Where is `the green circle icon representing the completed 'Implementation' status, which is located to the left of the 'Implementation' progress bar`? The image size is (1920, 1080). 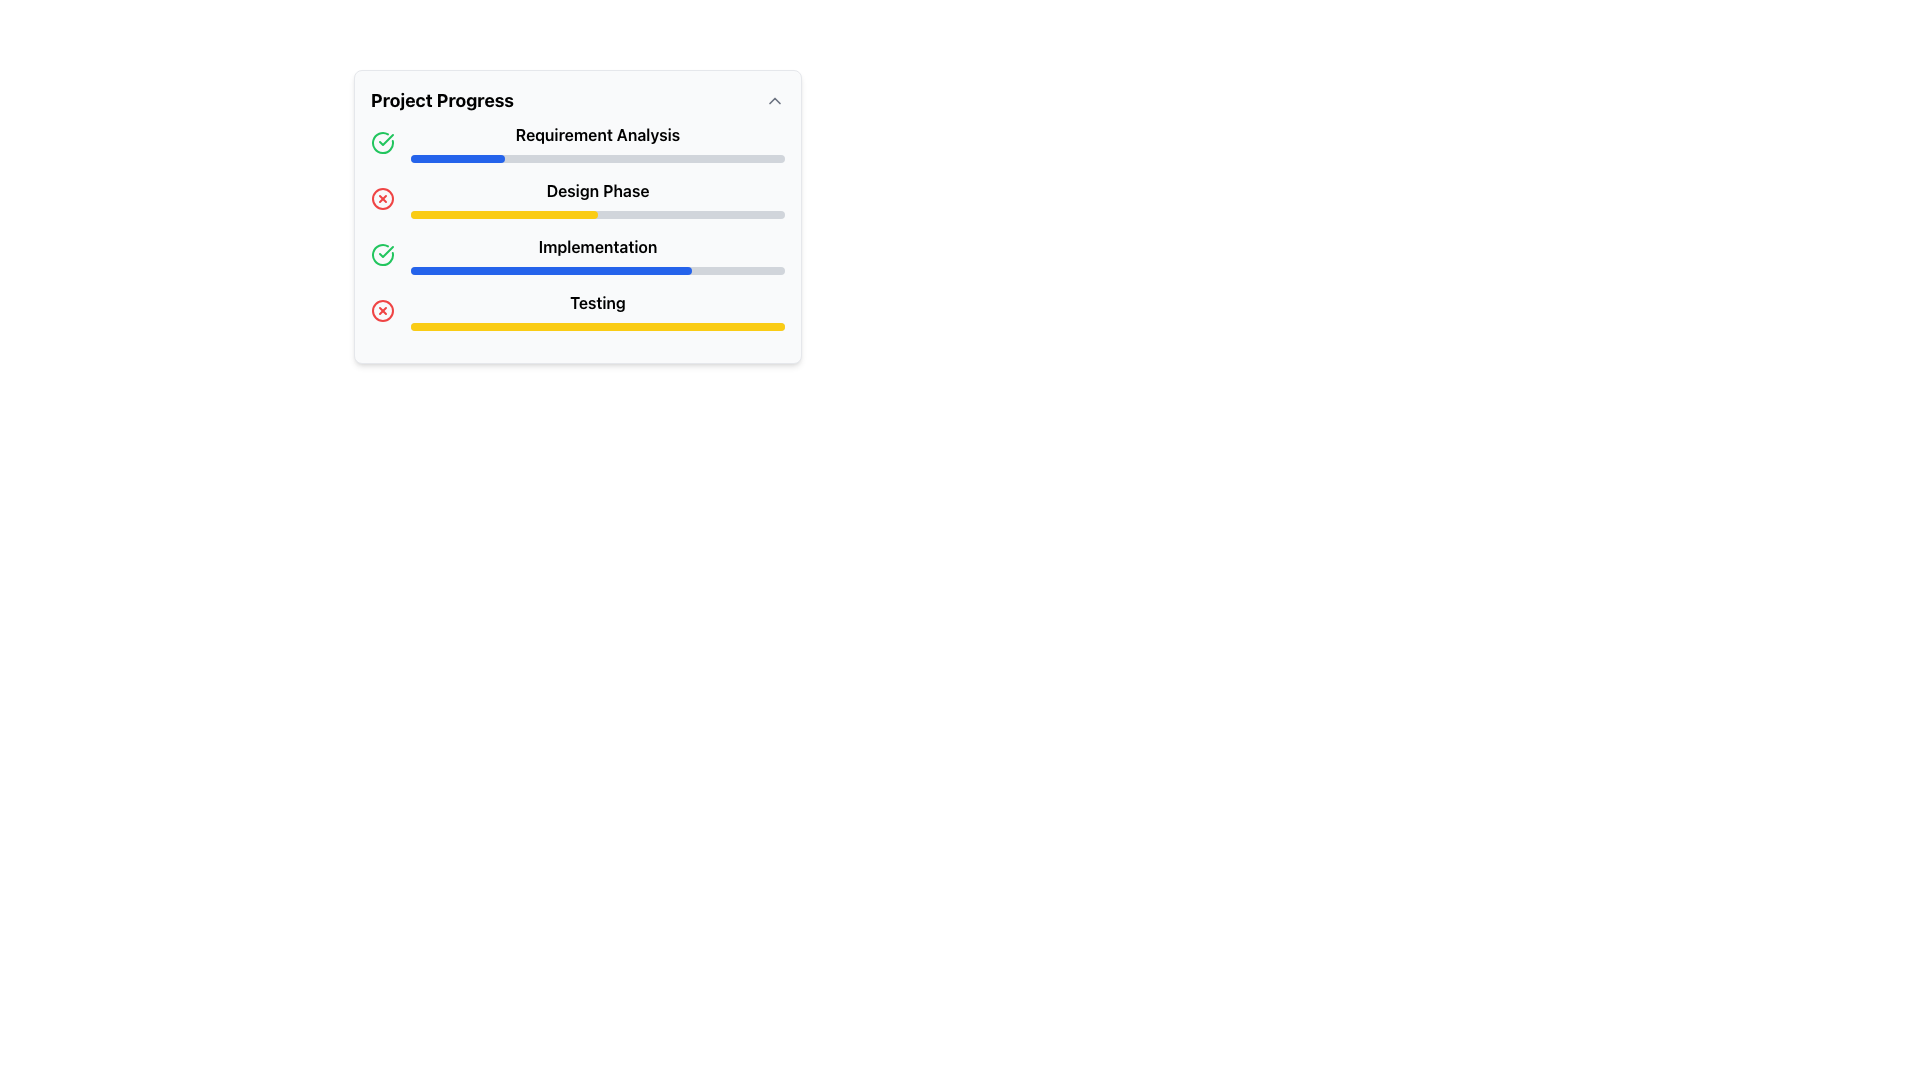
the green circle icon representing the completed 'Implementation' status, which is located to the left of the 'Implementation' progress bar is located at coordinates (383, 141).